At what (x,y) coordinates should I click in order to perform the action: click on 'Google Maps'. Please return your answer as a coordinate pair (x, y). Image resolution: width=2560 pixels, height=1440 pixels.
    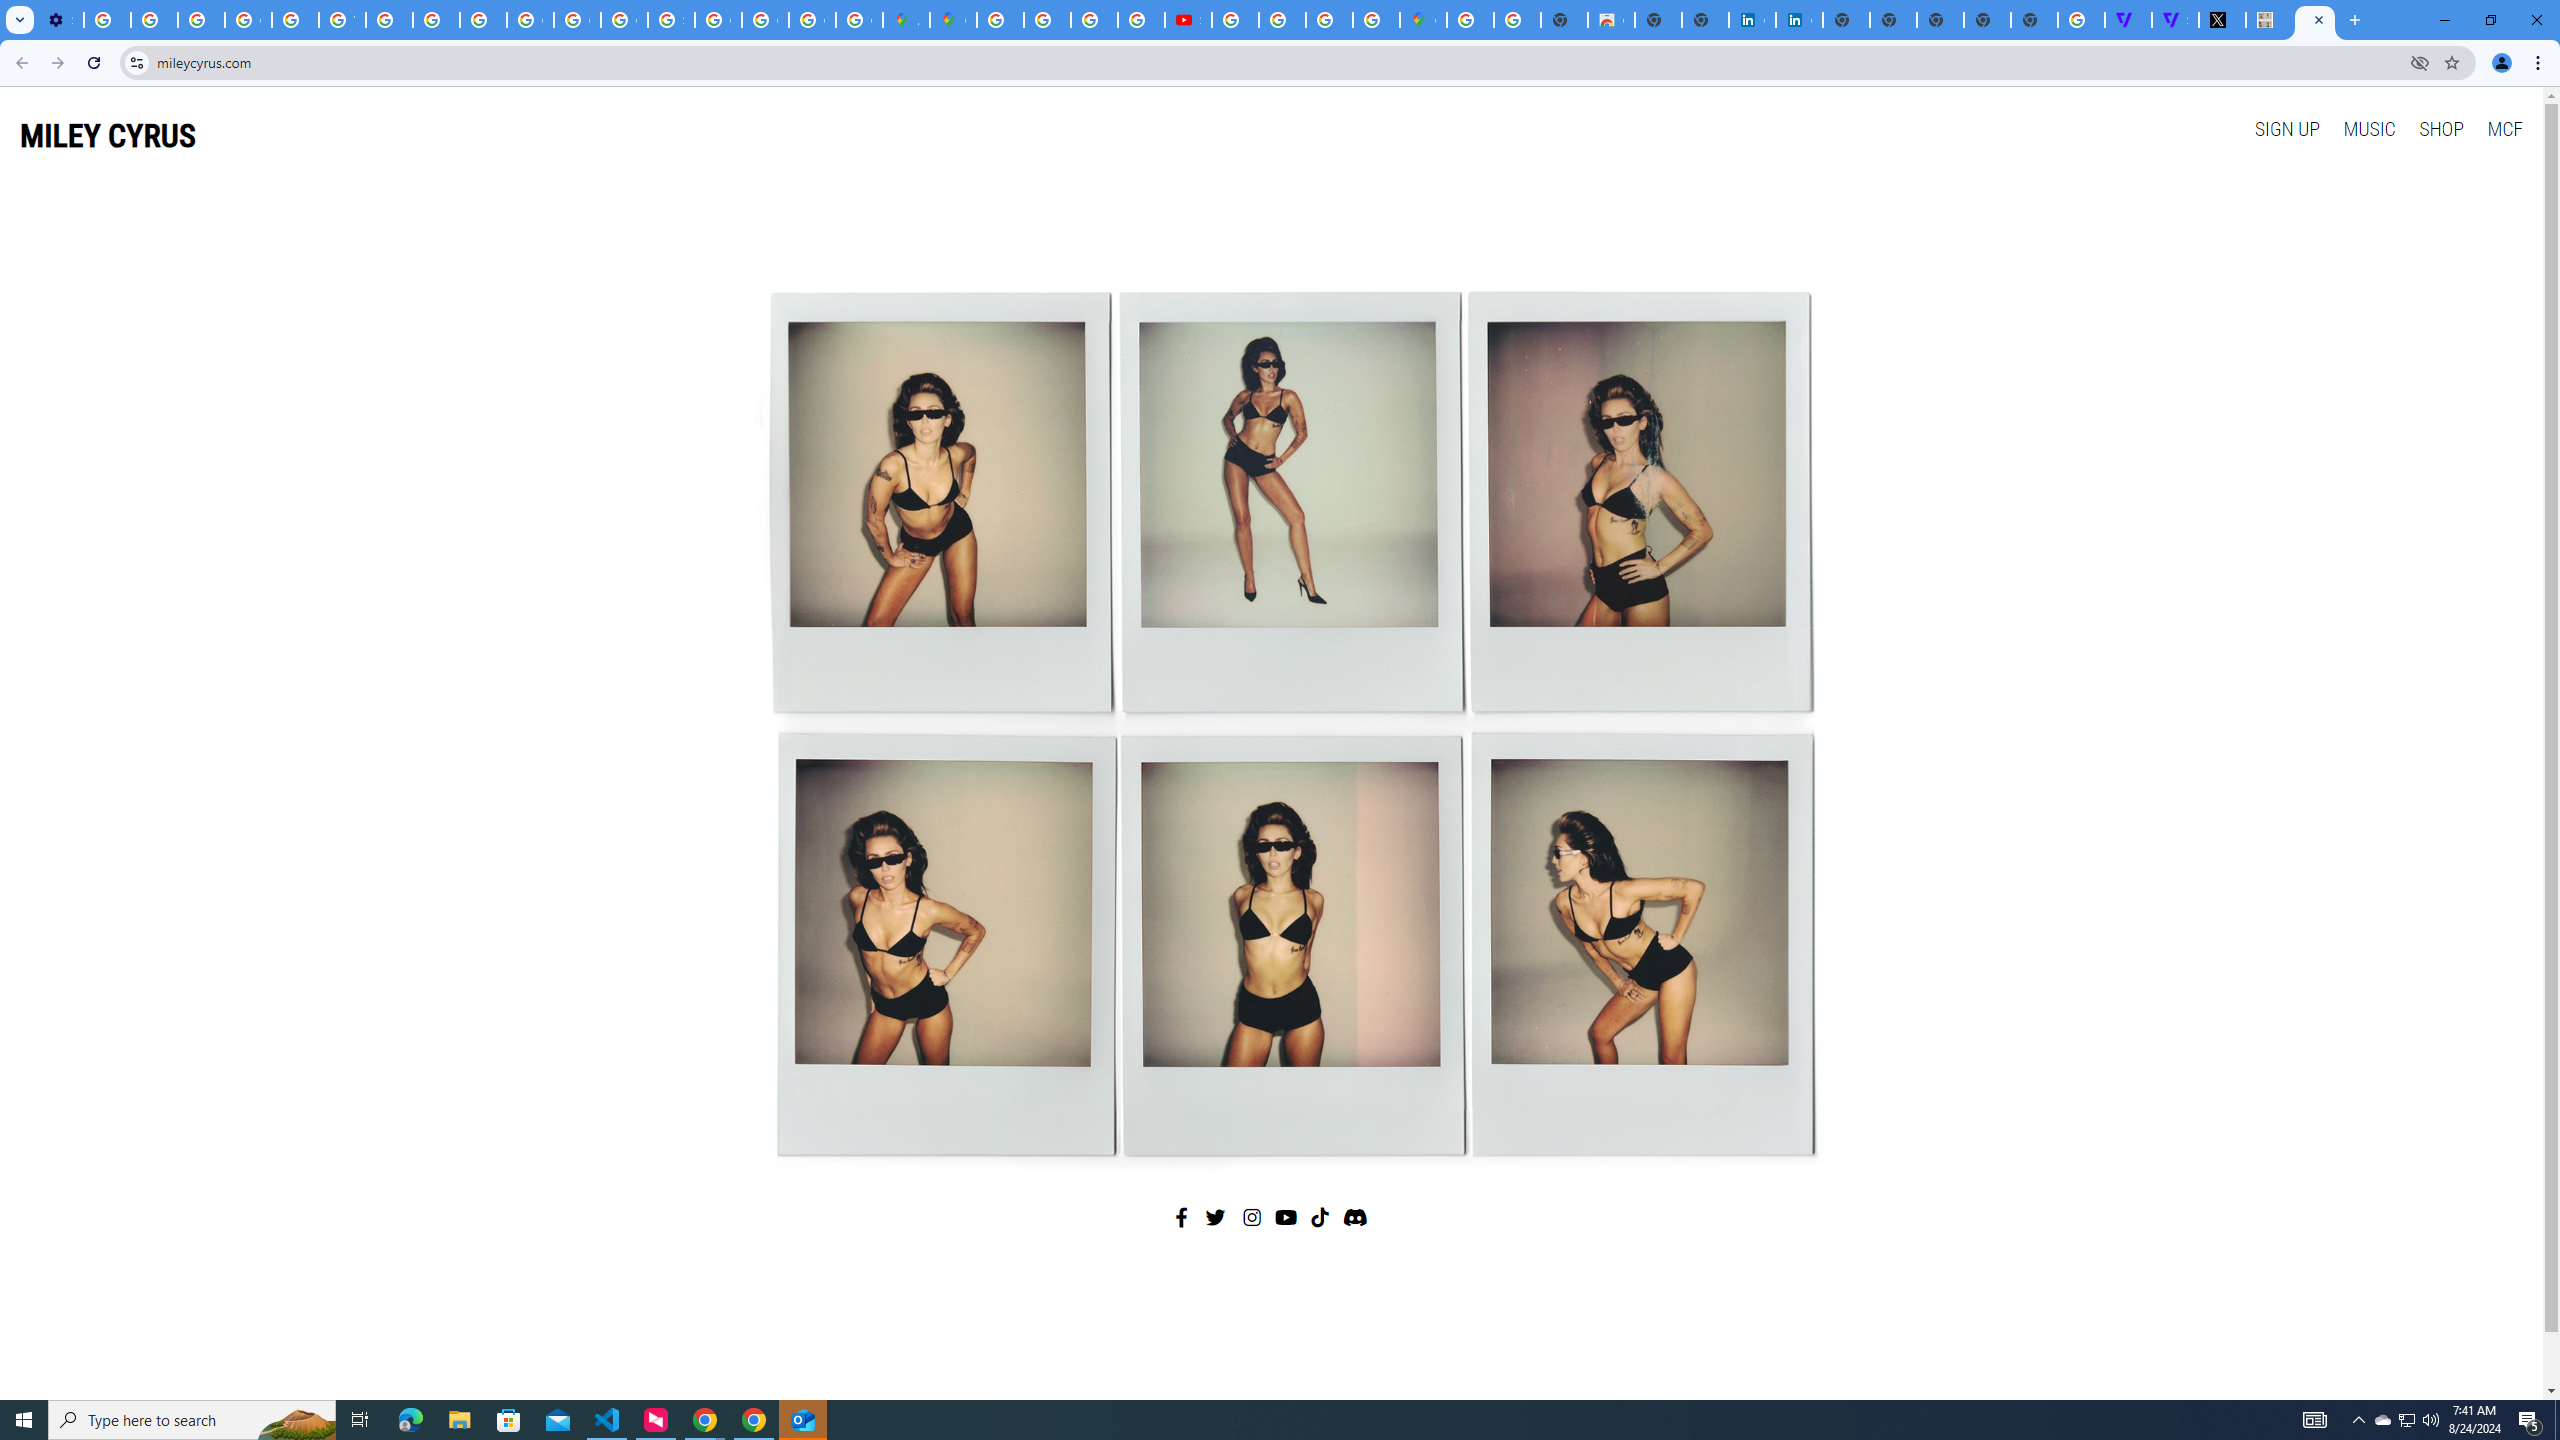
    Looking at the image, I should click on (953, 19).